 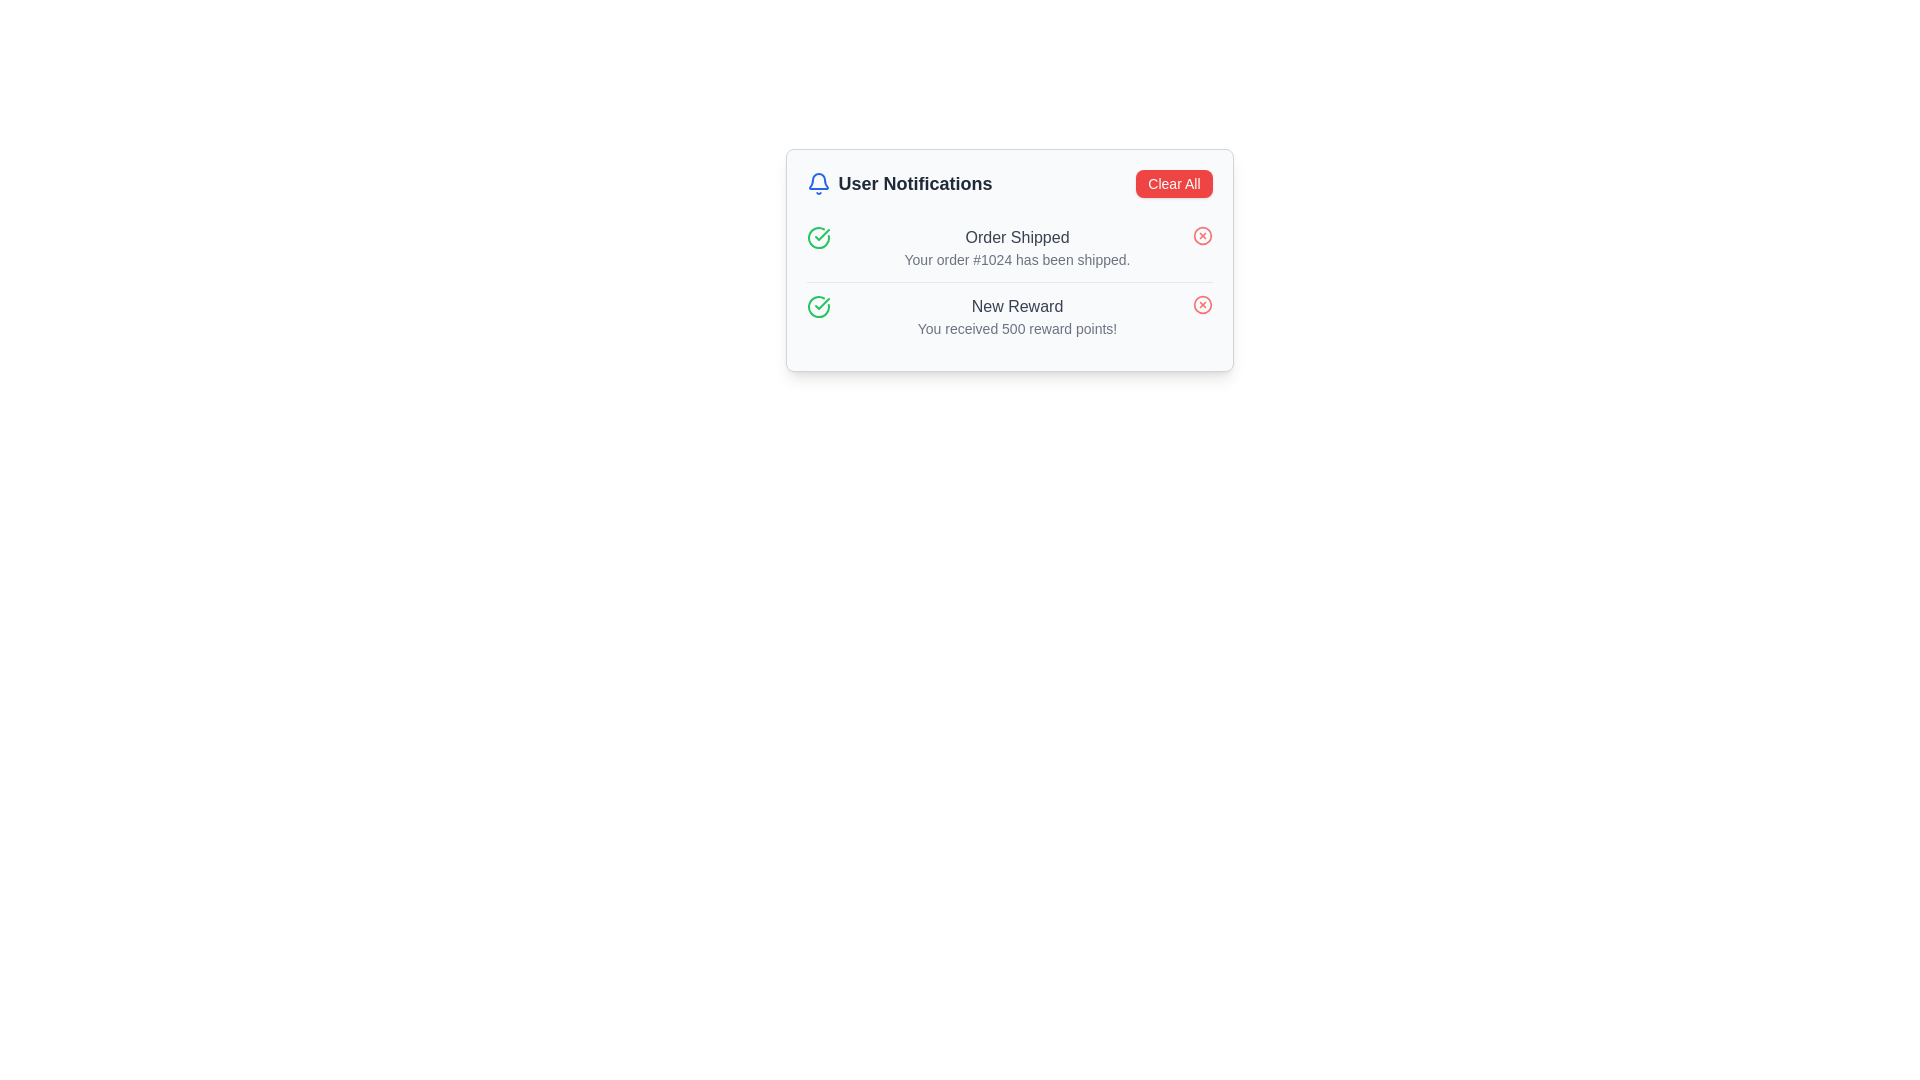 What do you see at coordinates (1201, 234) in the screenshot?
I see `the central circular part of the dismiss icon for the 'Order Shipped' notification about order #1024` at bounding box center [1201, 234].